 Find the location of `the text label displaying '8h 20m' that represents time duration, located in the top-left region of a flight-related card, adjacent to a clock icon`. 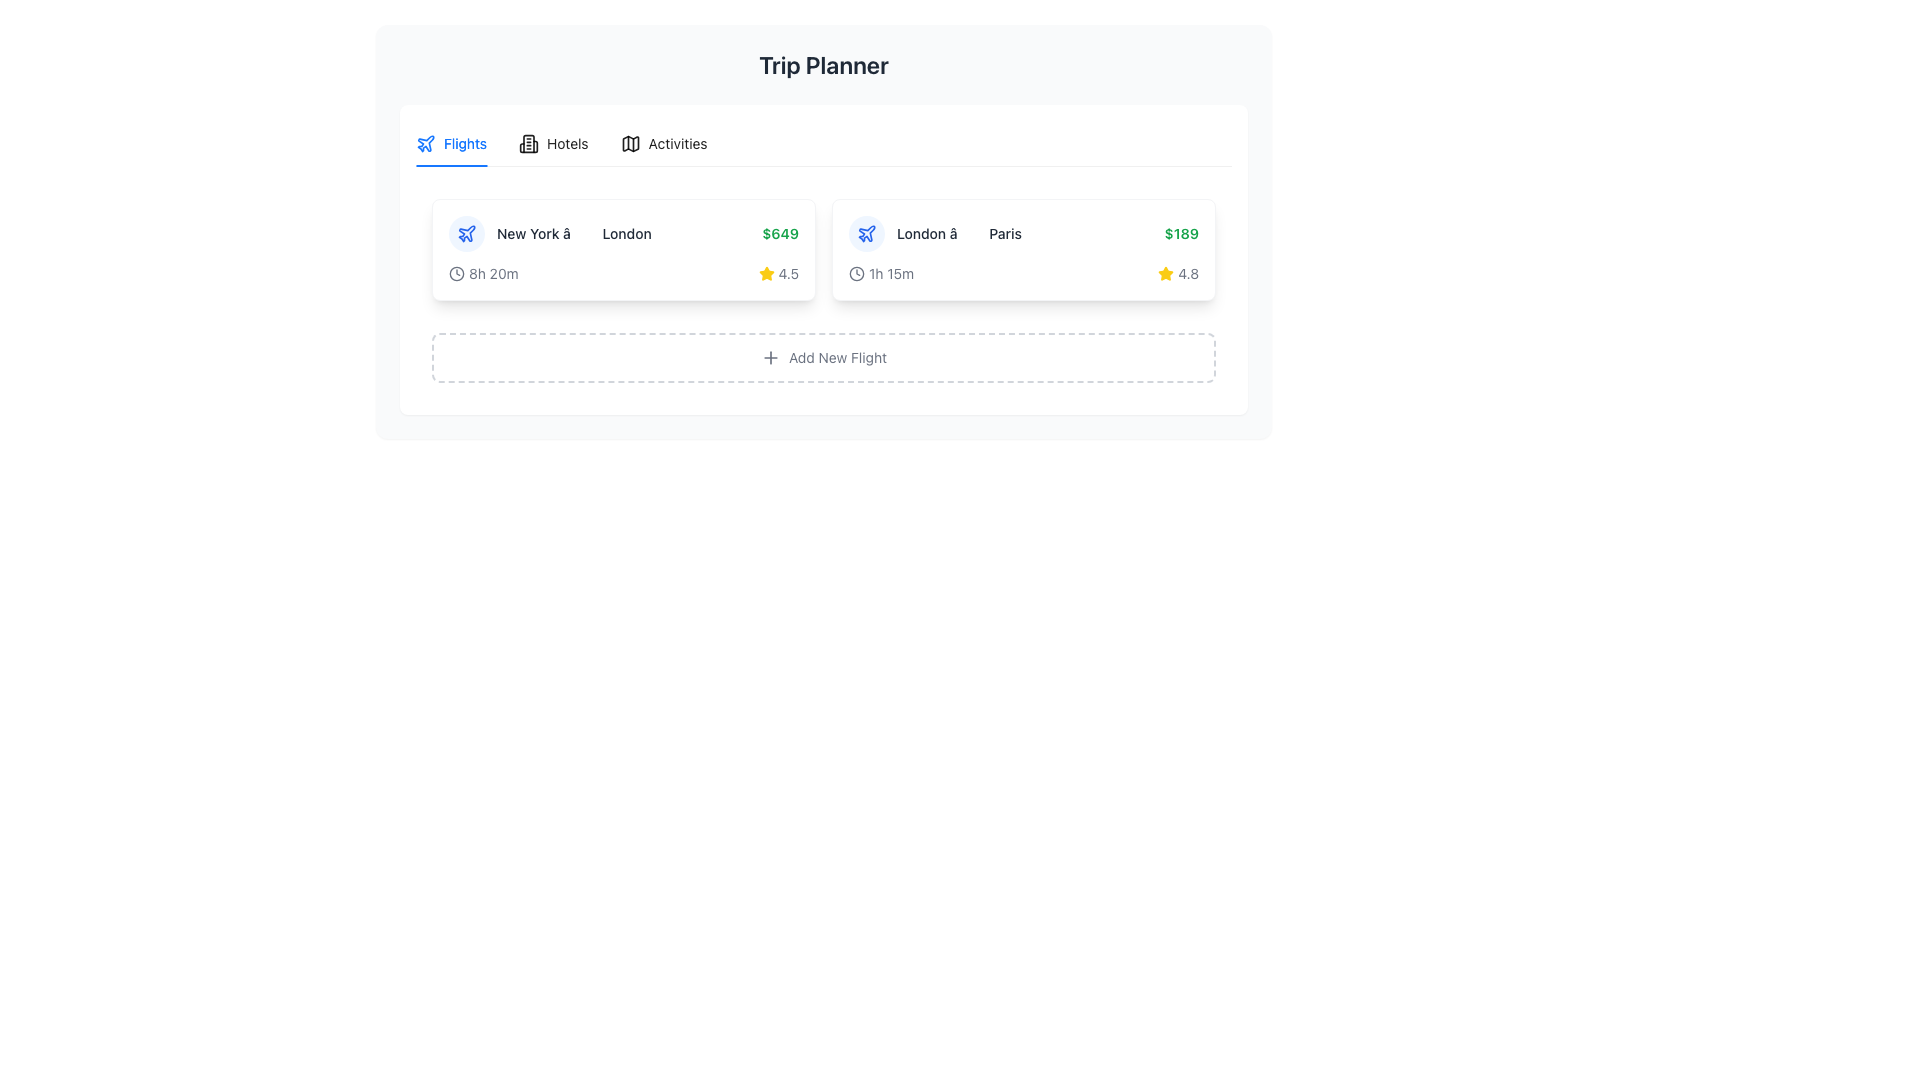

the text label displaying '8h 20m' that represents time duration, located in the top-left region of a flight-related card, adjacent to a clock icon is located at coordinates (493, 273).